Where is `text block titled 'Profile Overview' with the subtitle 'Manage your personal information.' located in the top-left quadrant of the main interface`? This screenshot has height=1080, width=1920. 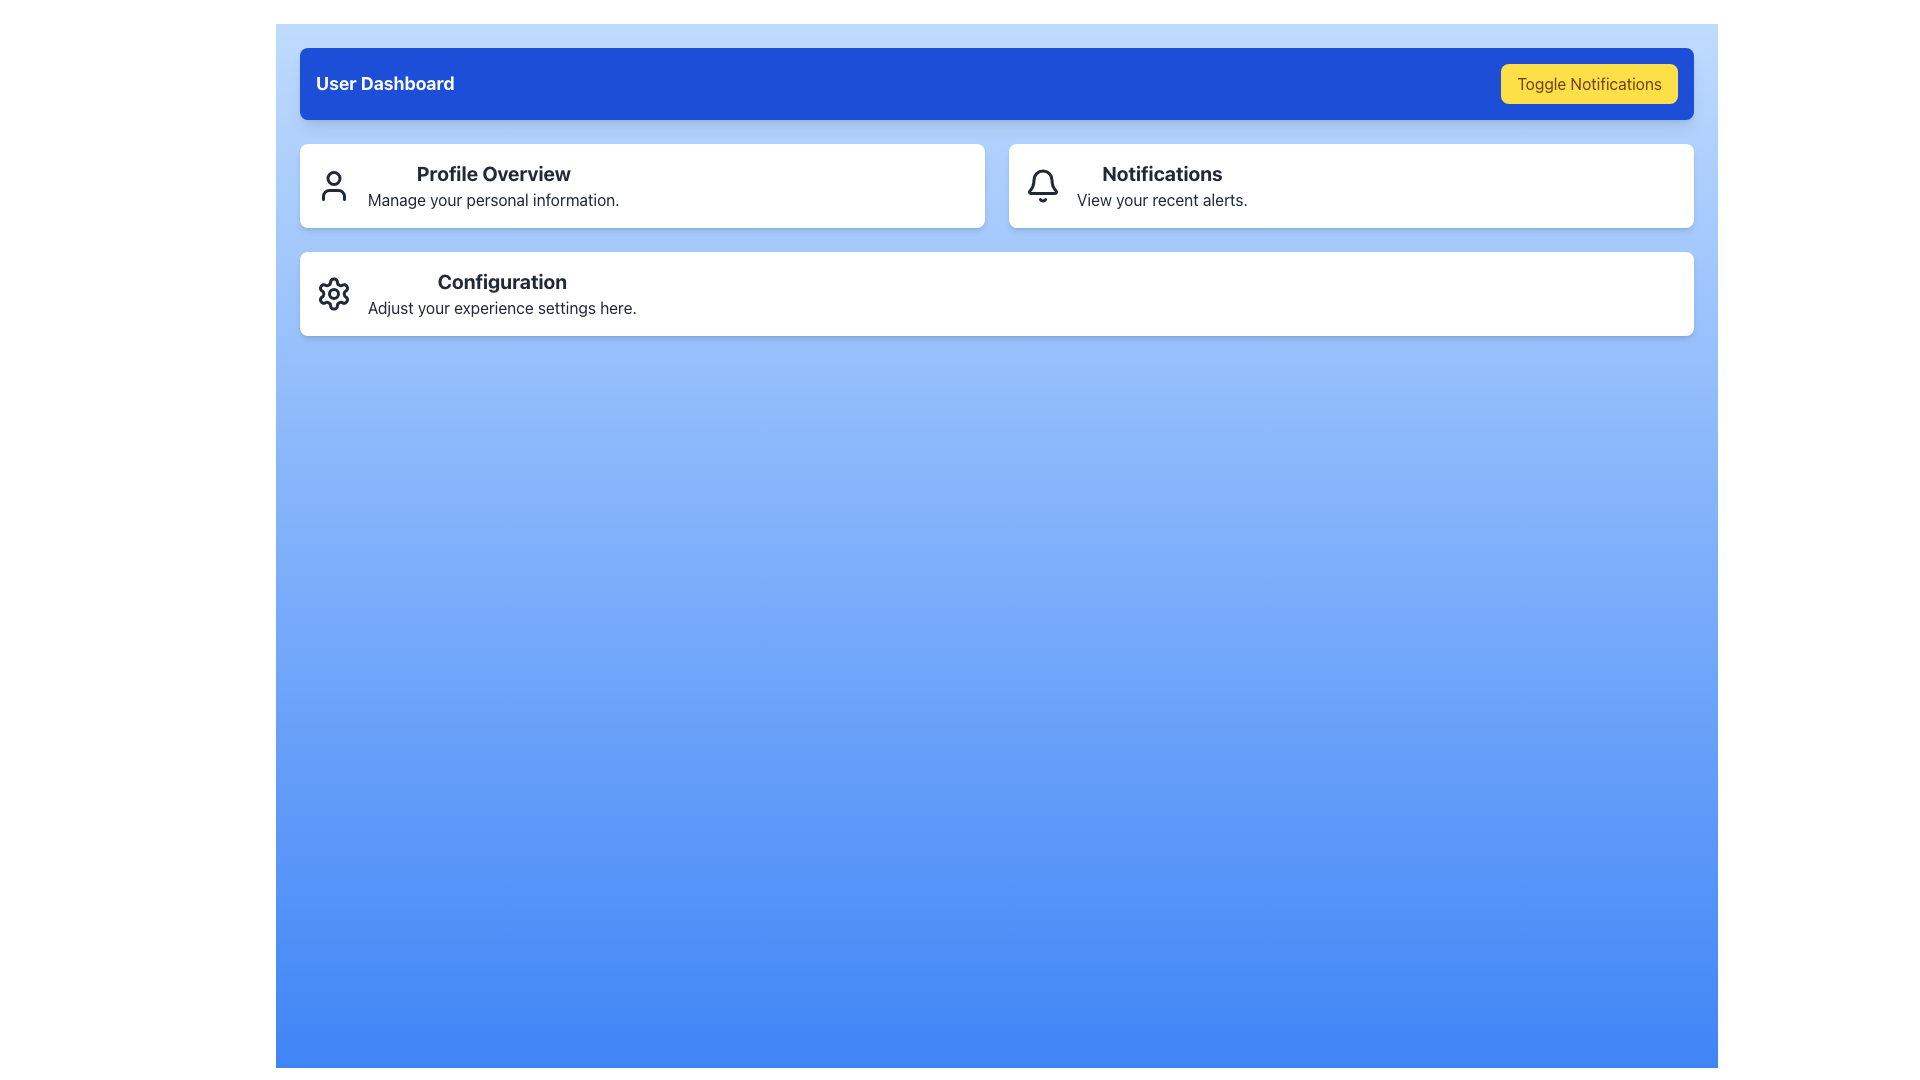 text block titled 'Profile Overview' with the subtitle 'Manage your personal information.' located in the top-left quadrant of the main interface is located at coordinates (493, 185).